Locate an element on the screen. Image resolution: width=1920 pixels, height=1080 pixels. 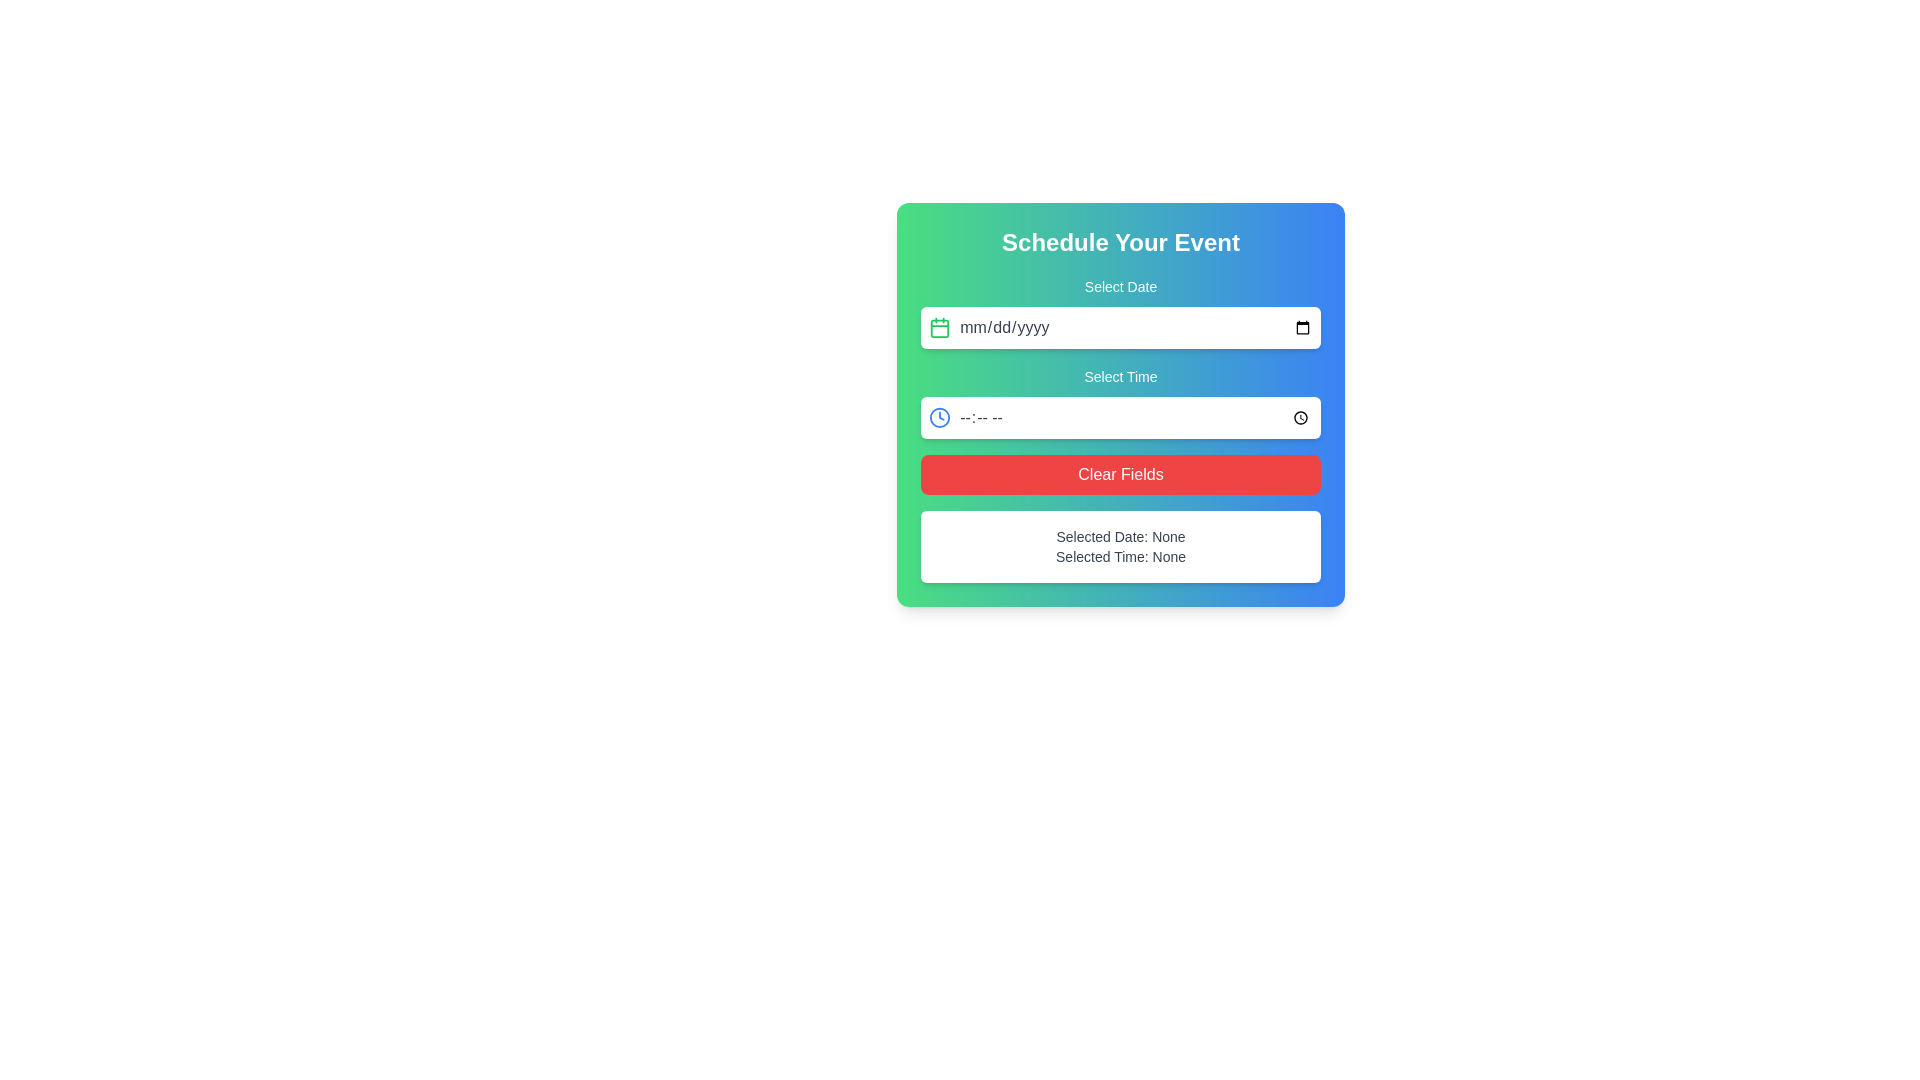
the 'Select Time' label that is styled with white text on a blue gradient background, located under the 'Select Date' title and above the time input field is located at coordinates (1120, 377).